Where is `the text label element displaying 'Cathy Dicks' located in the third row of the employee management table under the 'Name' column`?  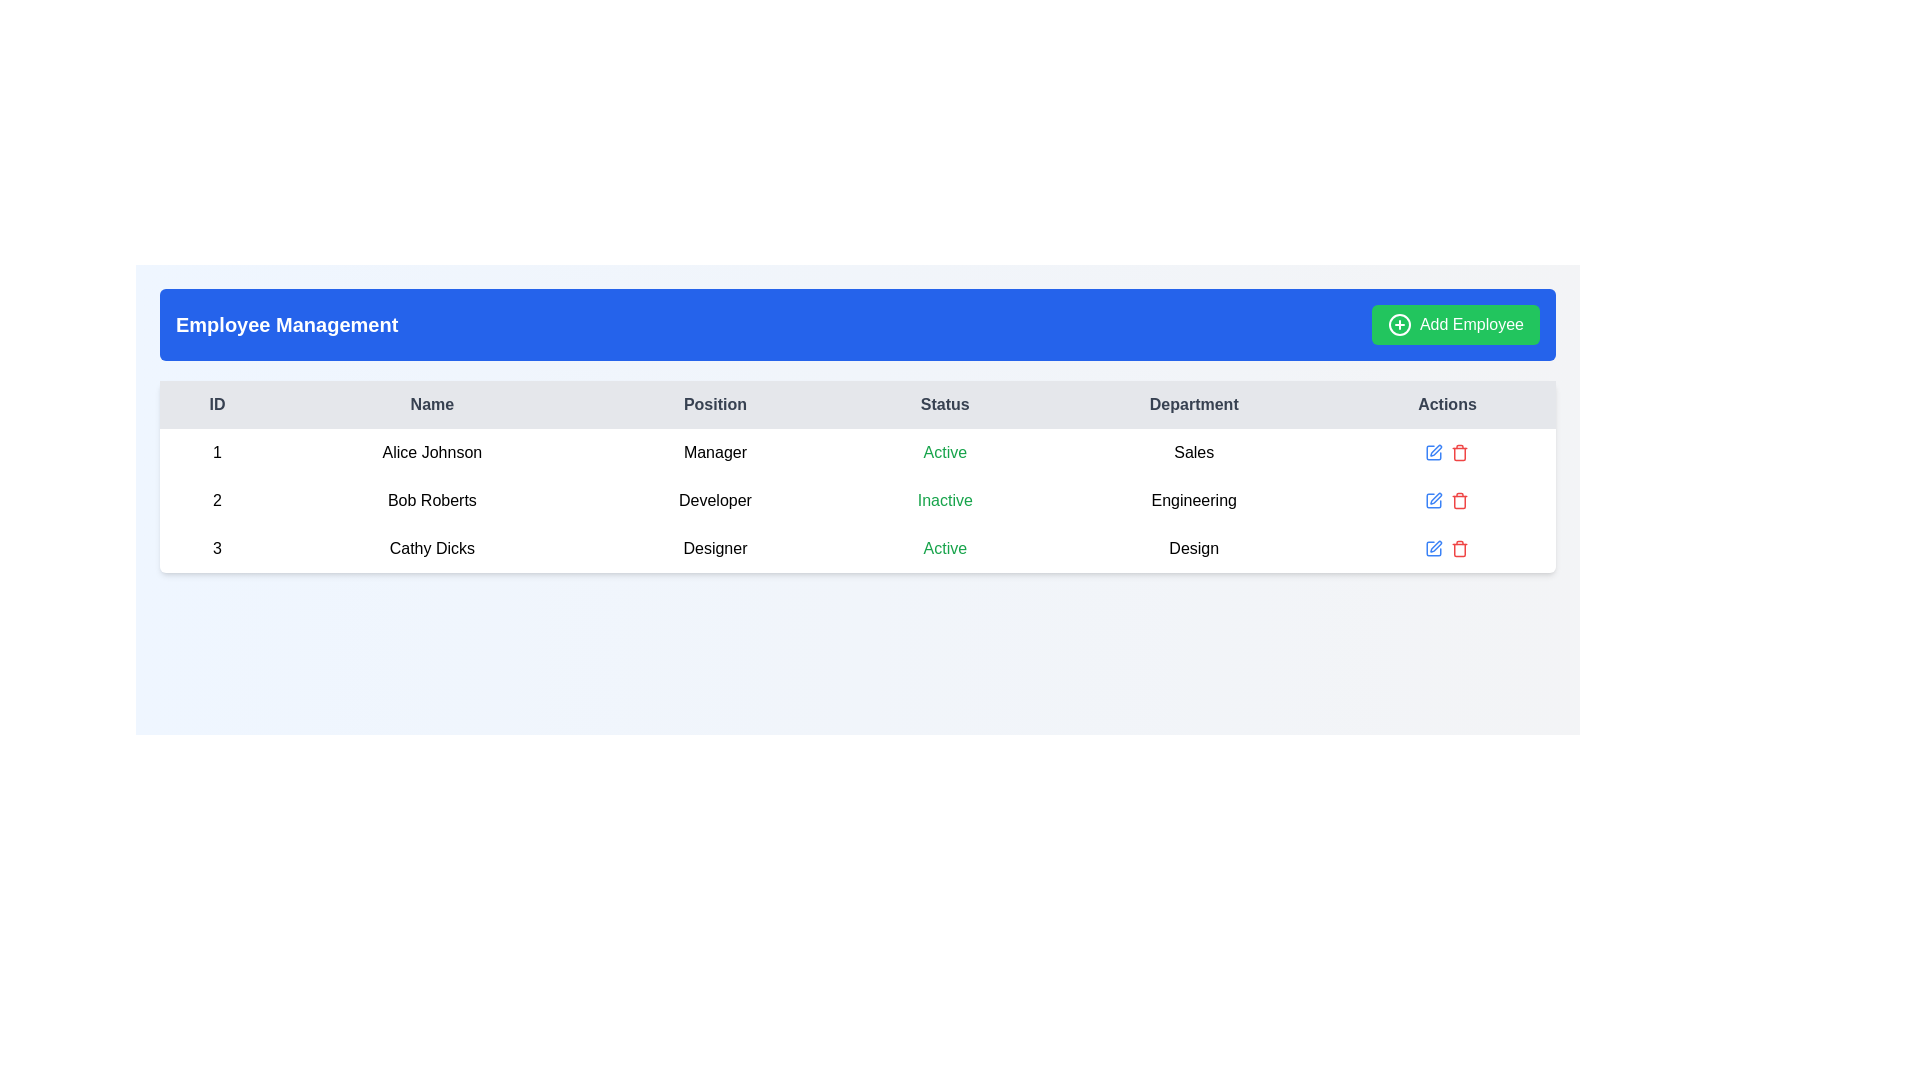 the text label element displaying 'Cathy Dicks' located in the third row of the employee management table under the 'Name' column is located at coordinates (431, 548).